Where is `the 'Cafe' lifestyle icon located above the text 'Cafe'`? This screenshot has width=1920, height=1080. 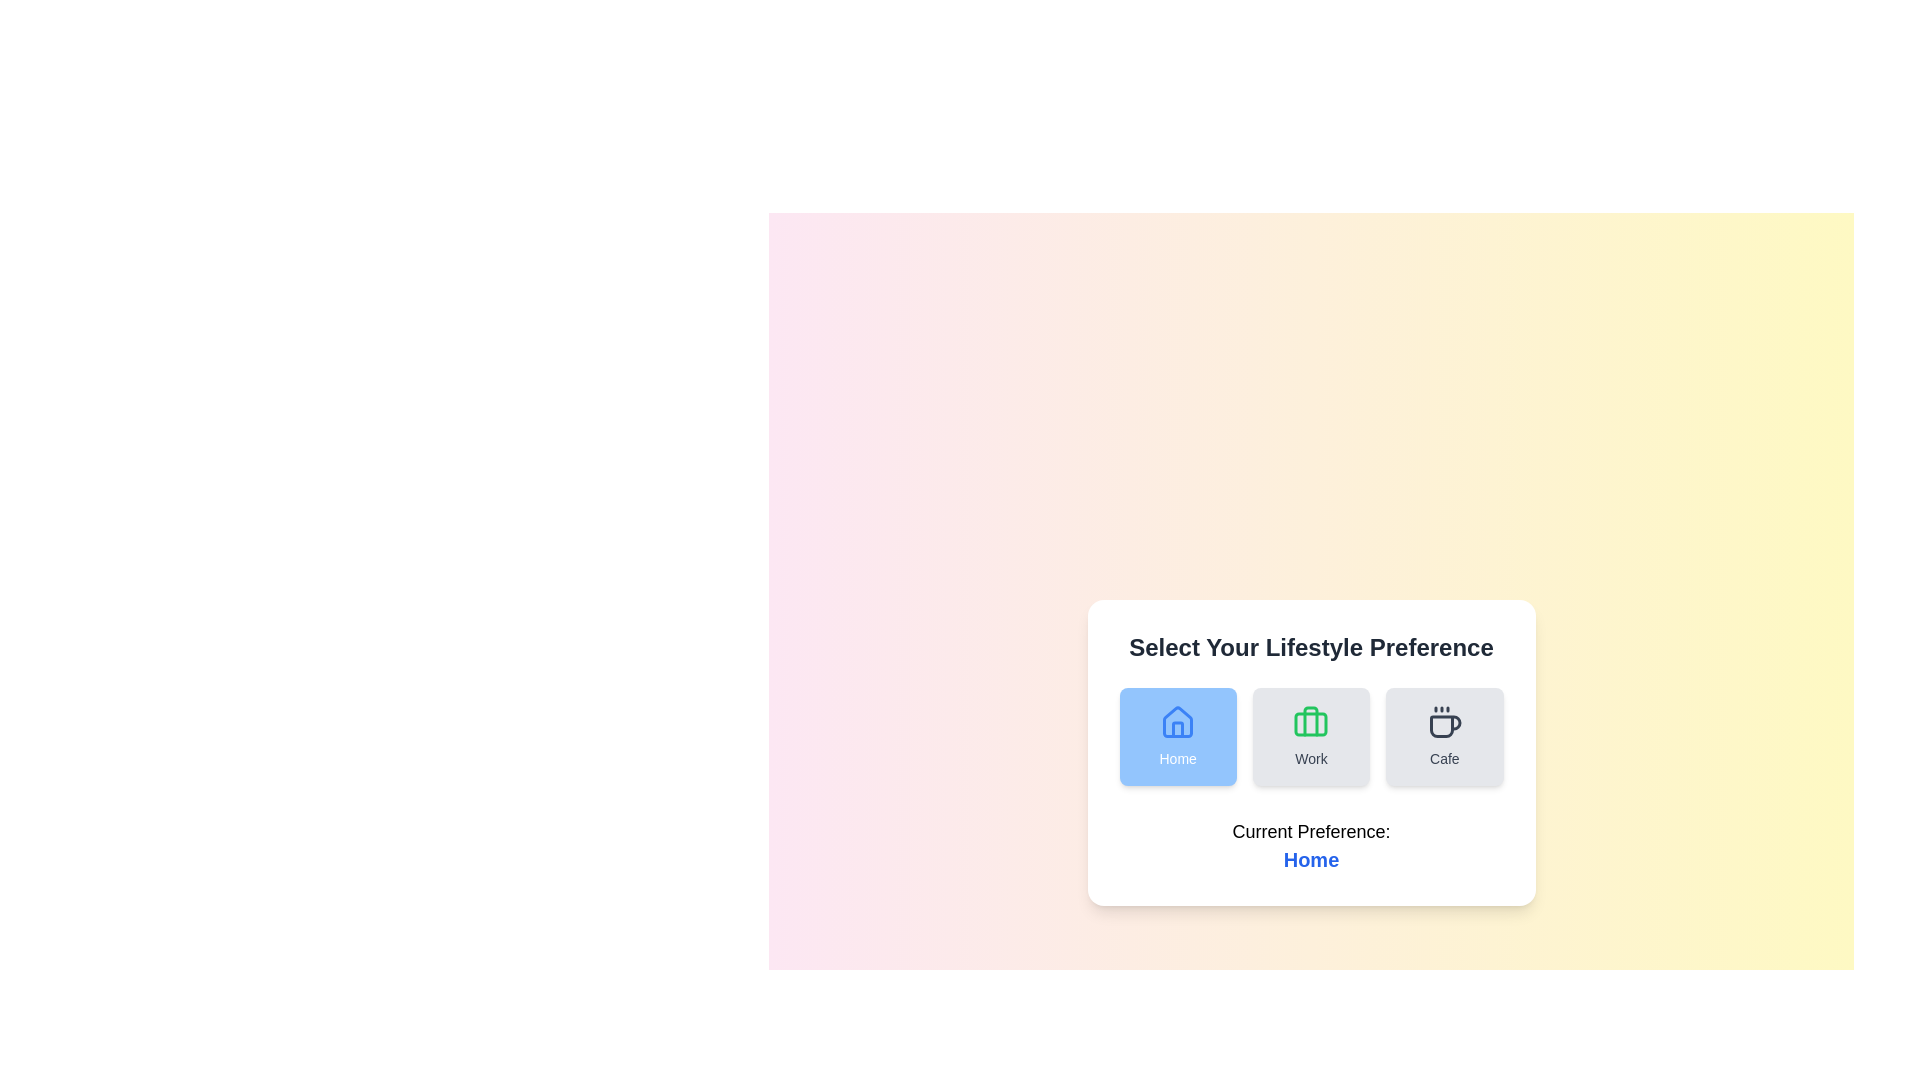
the 'Cafe' lifestyle icon located above the text 'Cafe' is located at coordinates (1444, 722).